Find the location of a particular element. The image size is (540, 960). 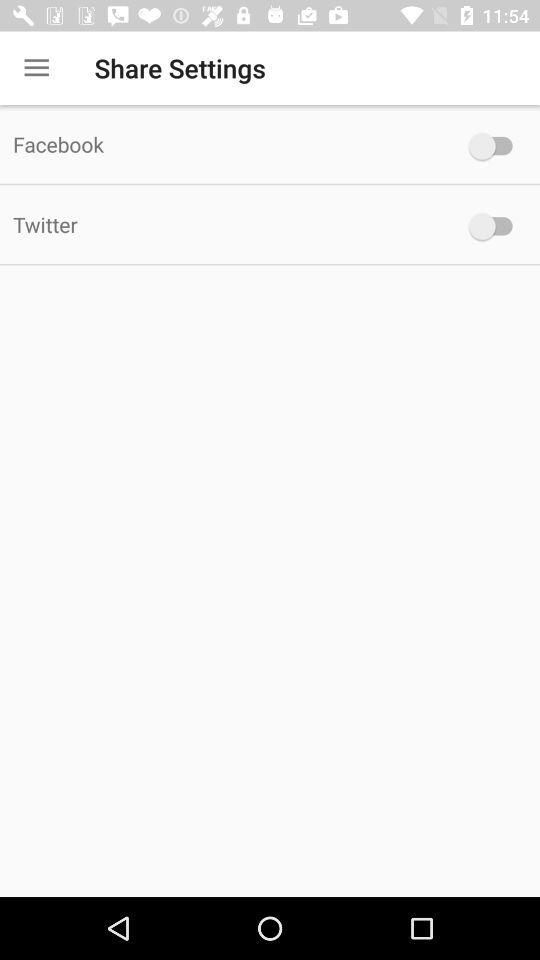

enable sharing with twitter is located at coordinates (494, 226).